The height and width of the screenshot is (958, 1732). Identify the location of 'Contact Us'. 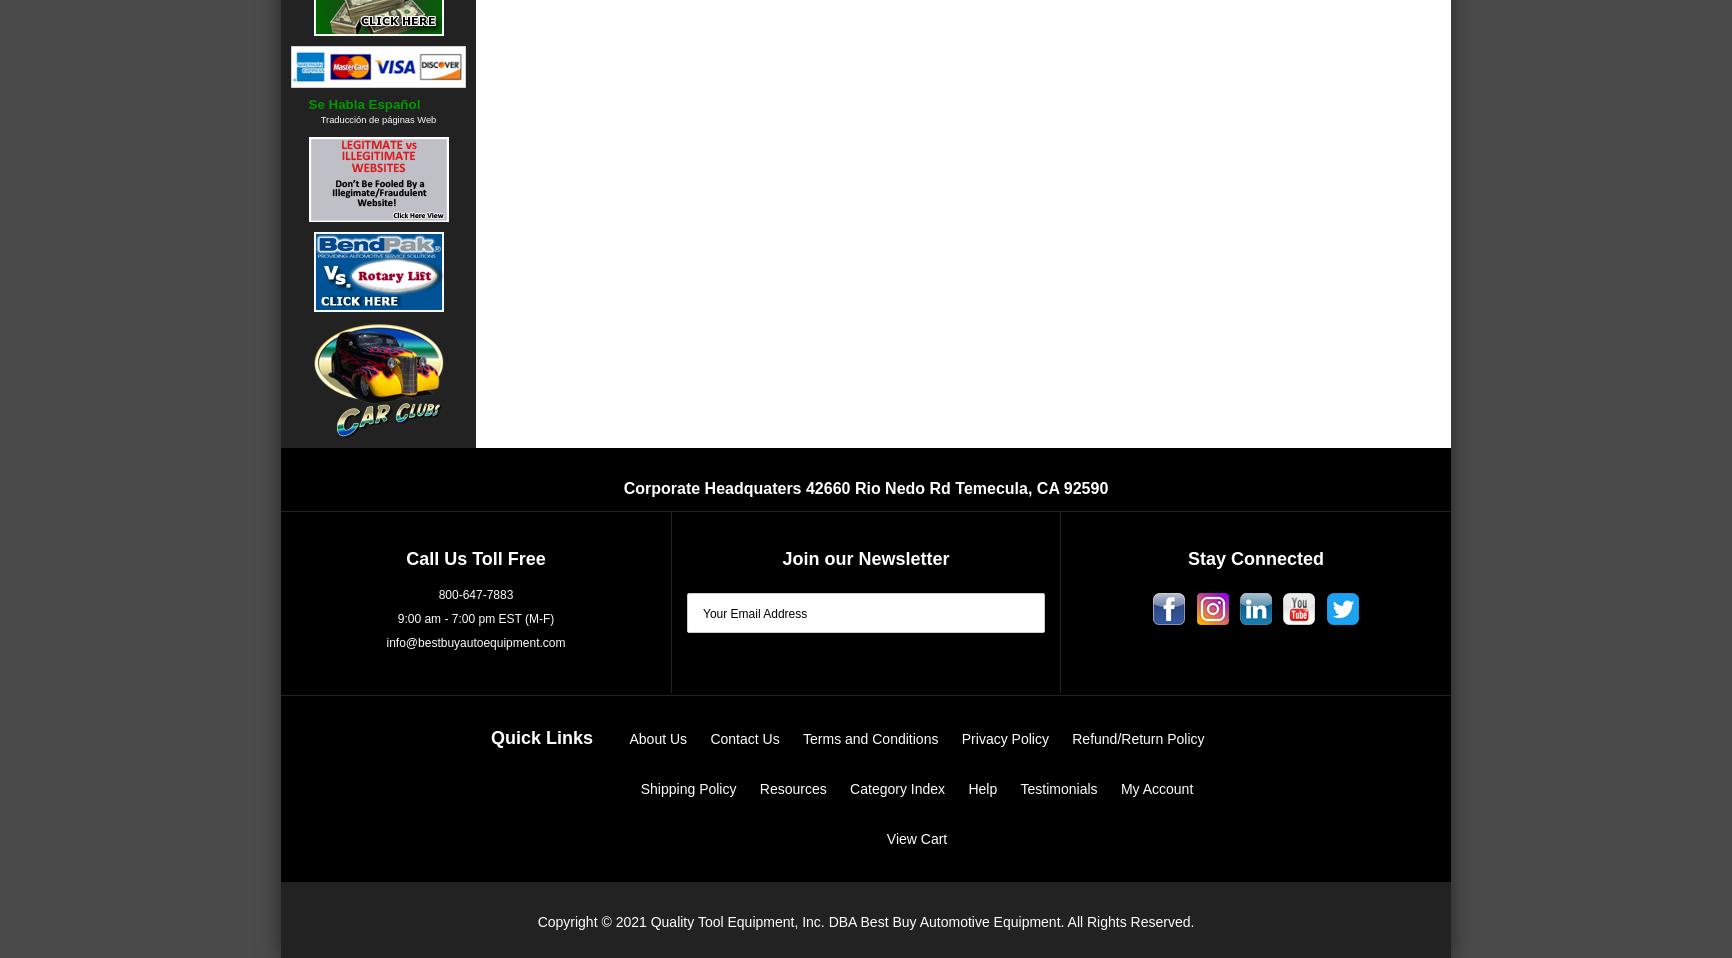
(743, 738).